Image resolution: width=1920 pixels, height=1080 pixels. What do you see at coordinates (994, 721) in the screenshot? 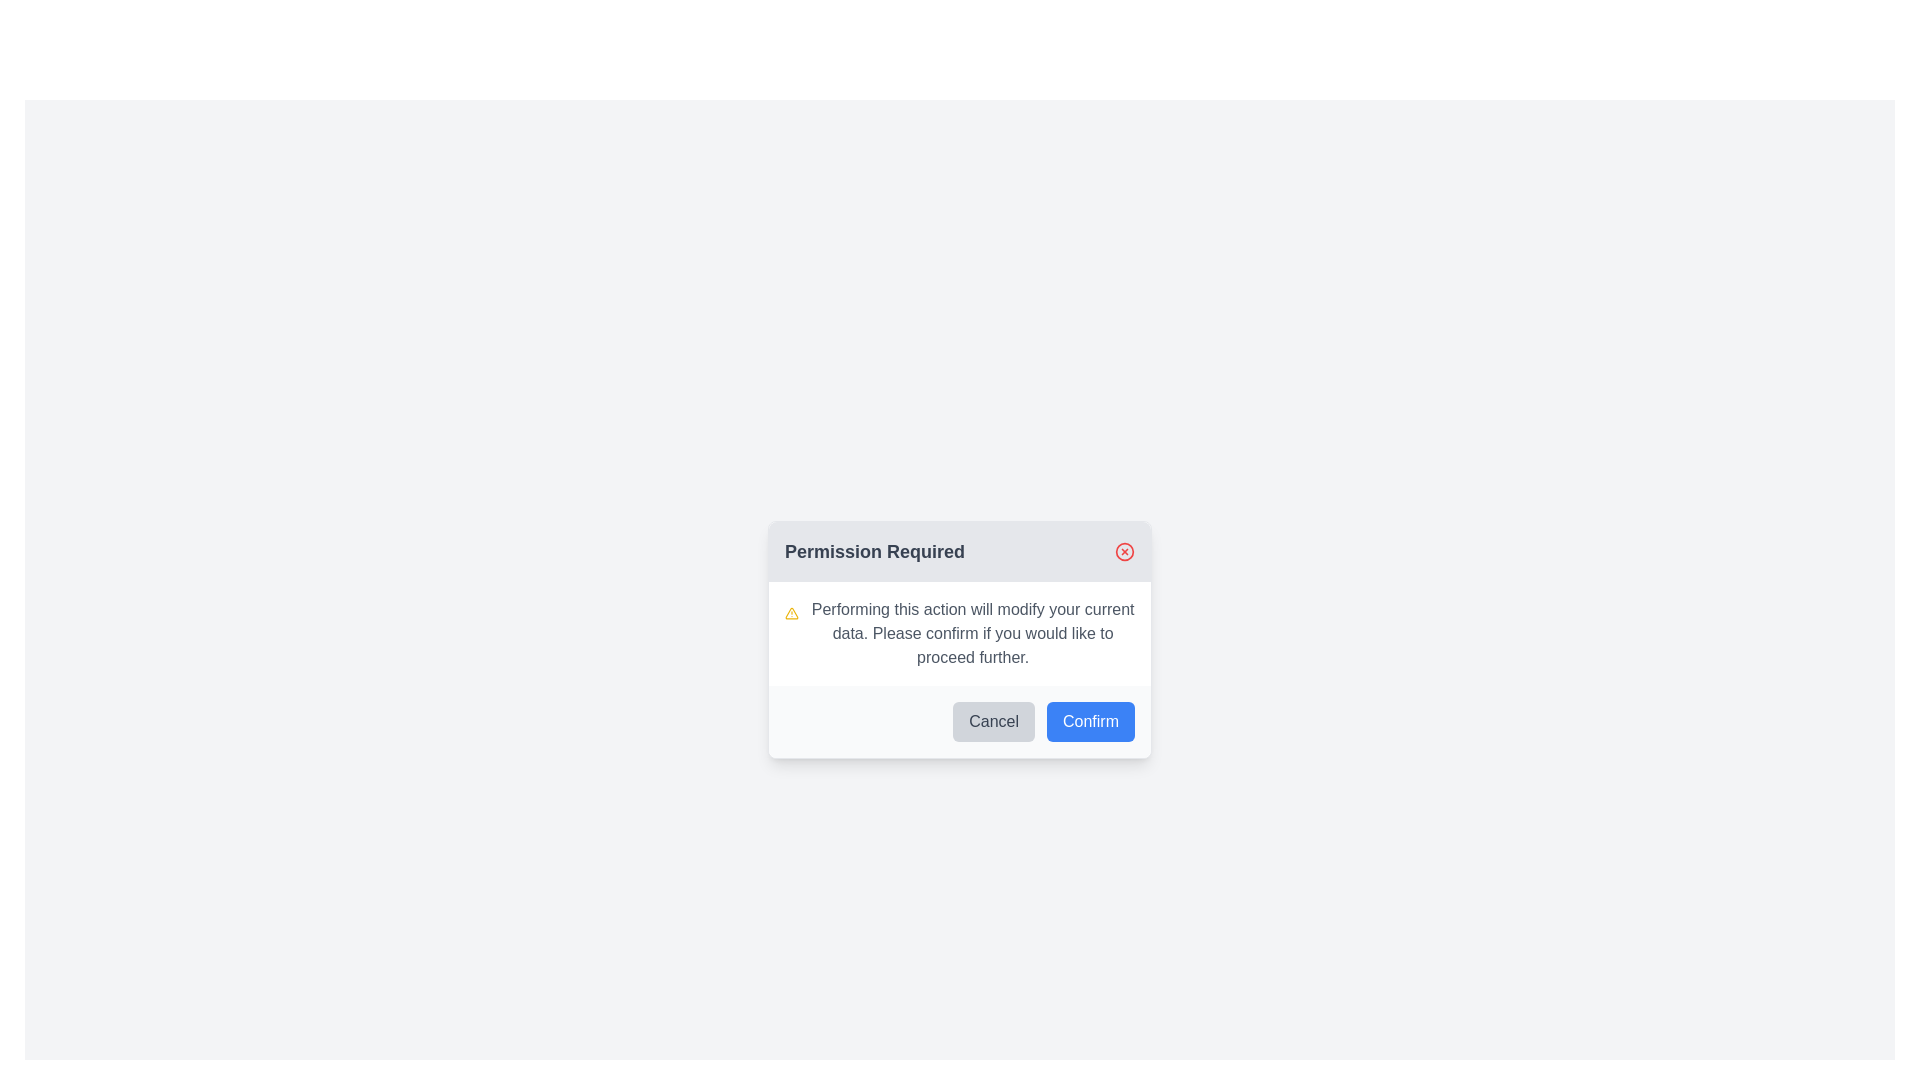
I see `the 'Cancel' button` at bounding box center [994, 721].